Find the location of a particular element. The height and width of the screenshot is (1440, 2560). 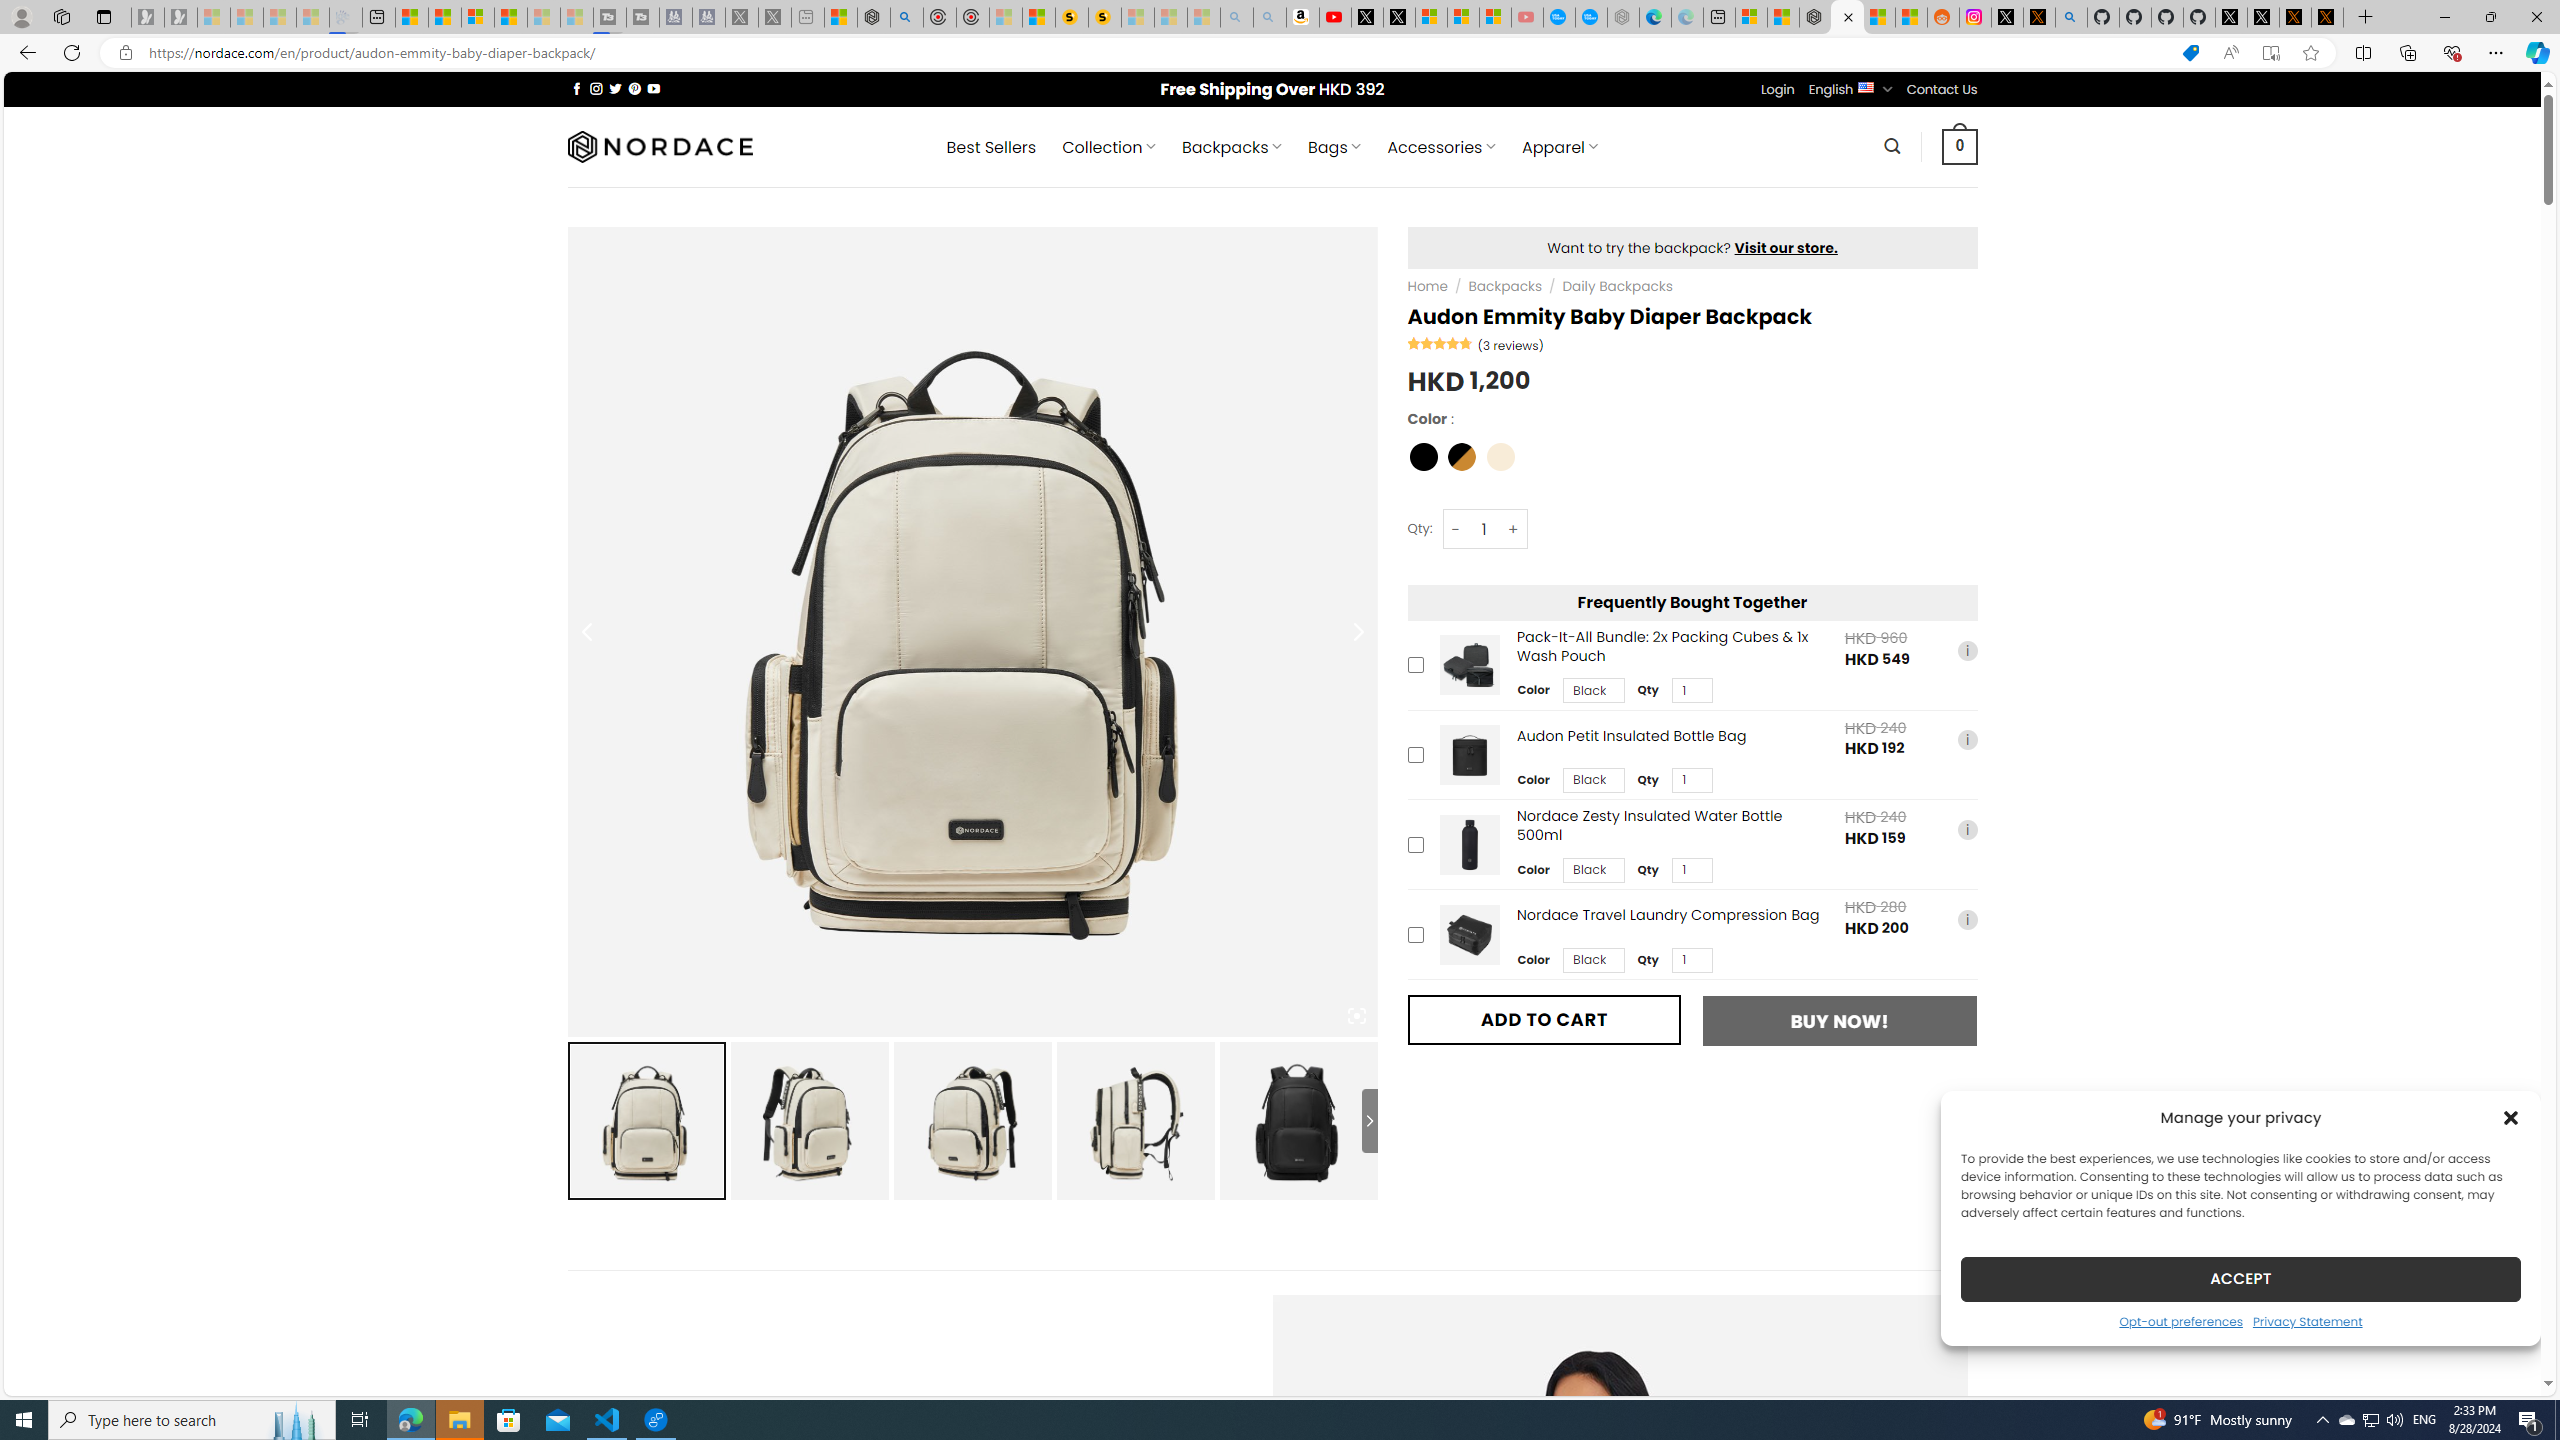

'poe - Search' is located at coordinates (906, 16).